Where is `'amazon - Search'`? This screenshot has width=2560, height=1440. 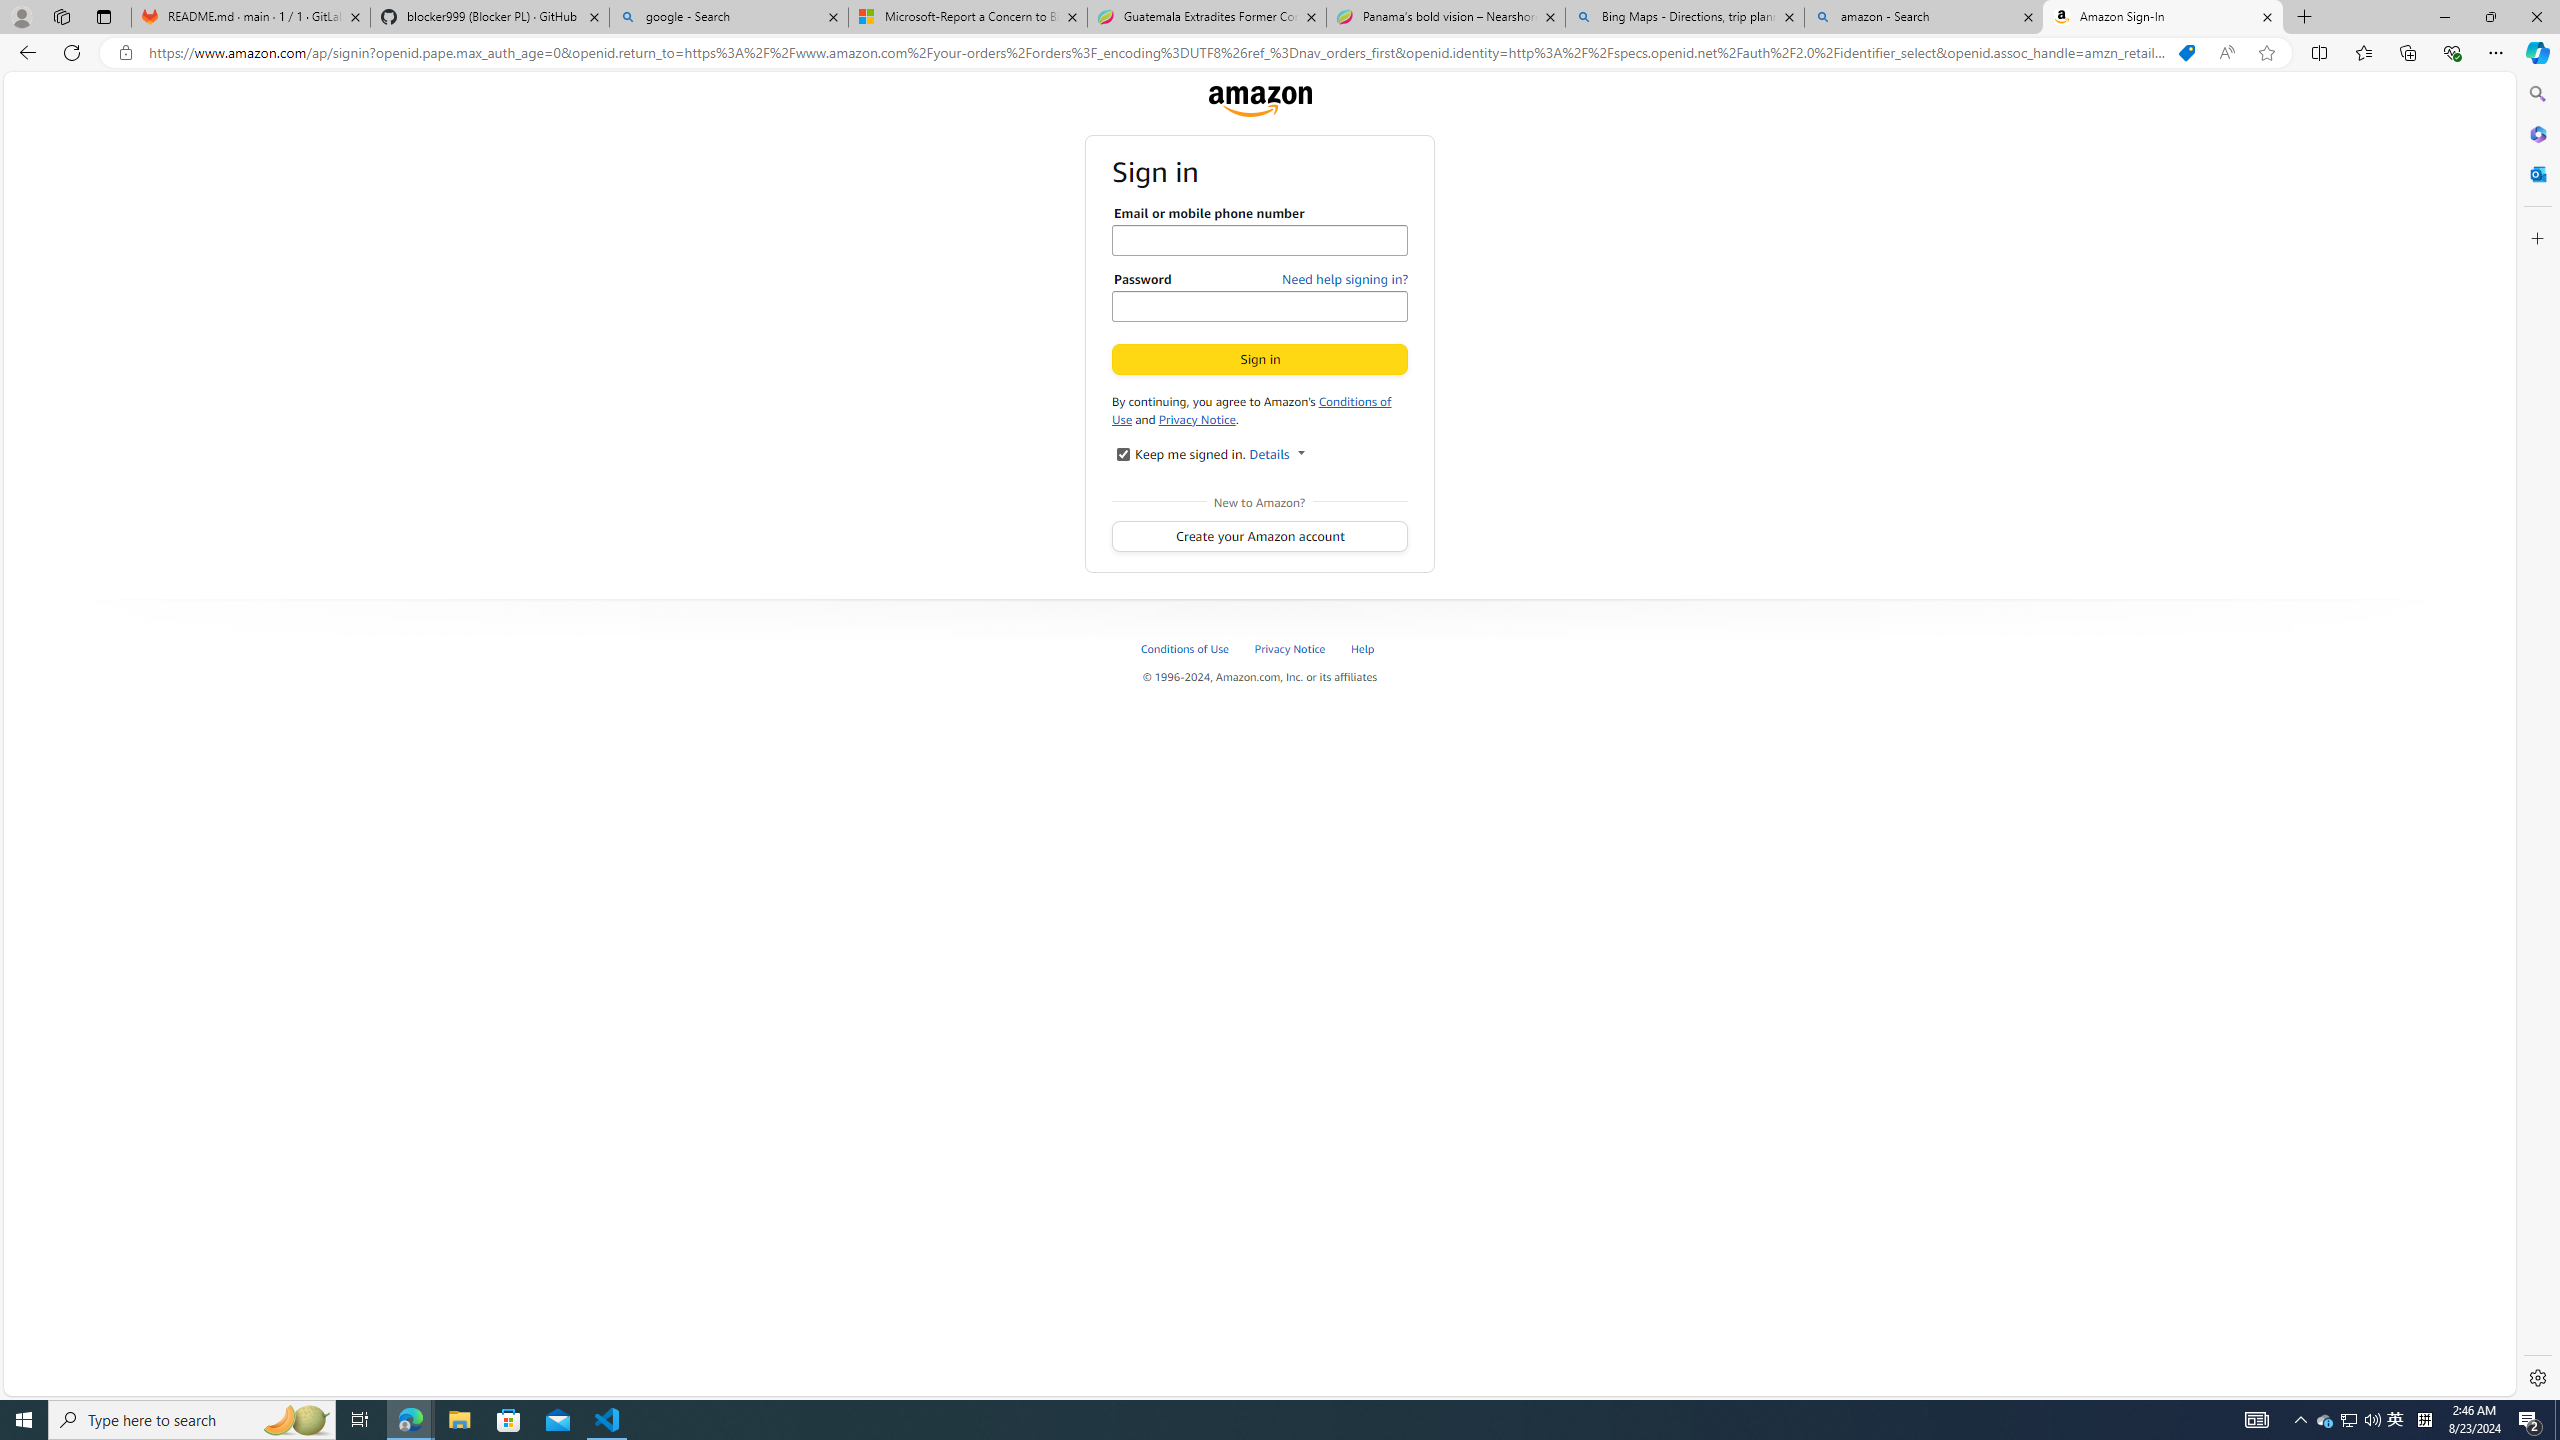
'amazon - Search' is located at coordinates (1924, 16).